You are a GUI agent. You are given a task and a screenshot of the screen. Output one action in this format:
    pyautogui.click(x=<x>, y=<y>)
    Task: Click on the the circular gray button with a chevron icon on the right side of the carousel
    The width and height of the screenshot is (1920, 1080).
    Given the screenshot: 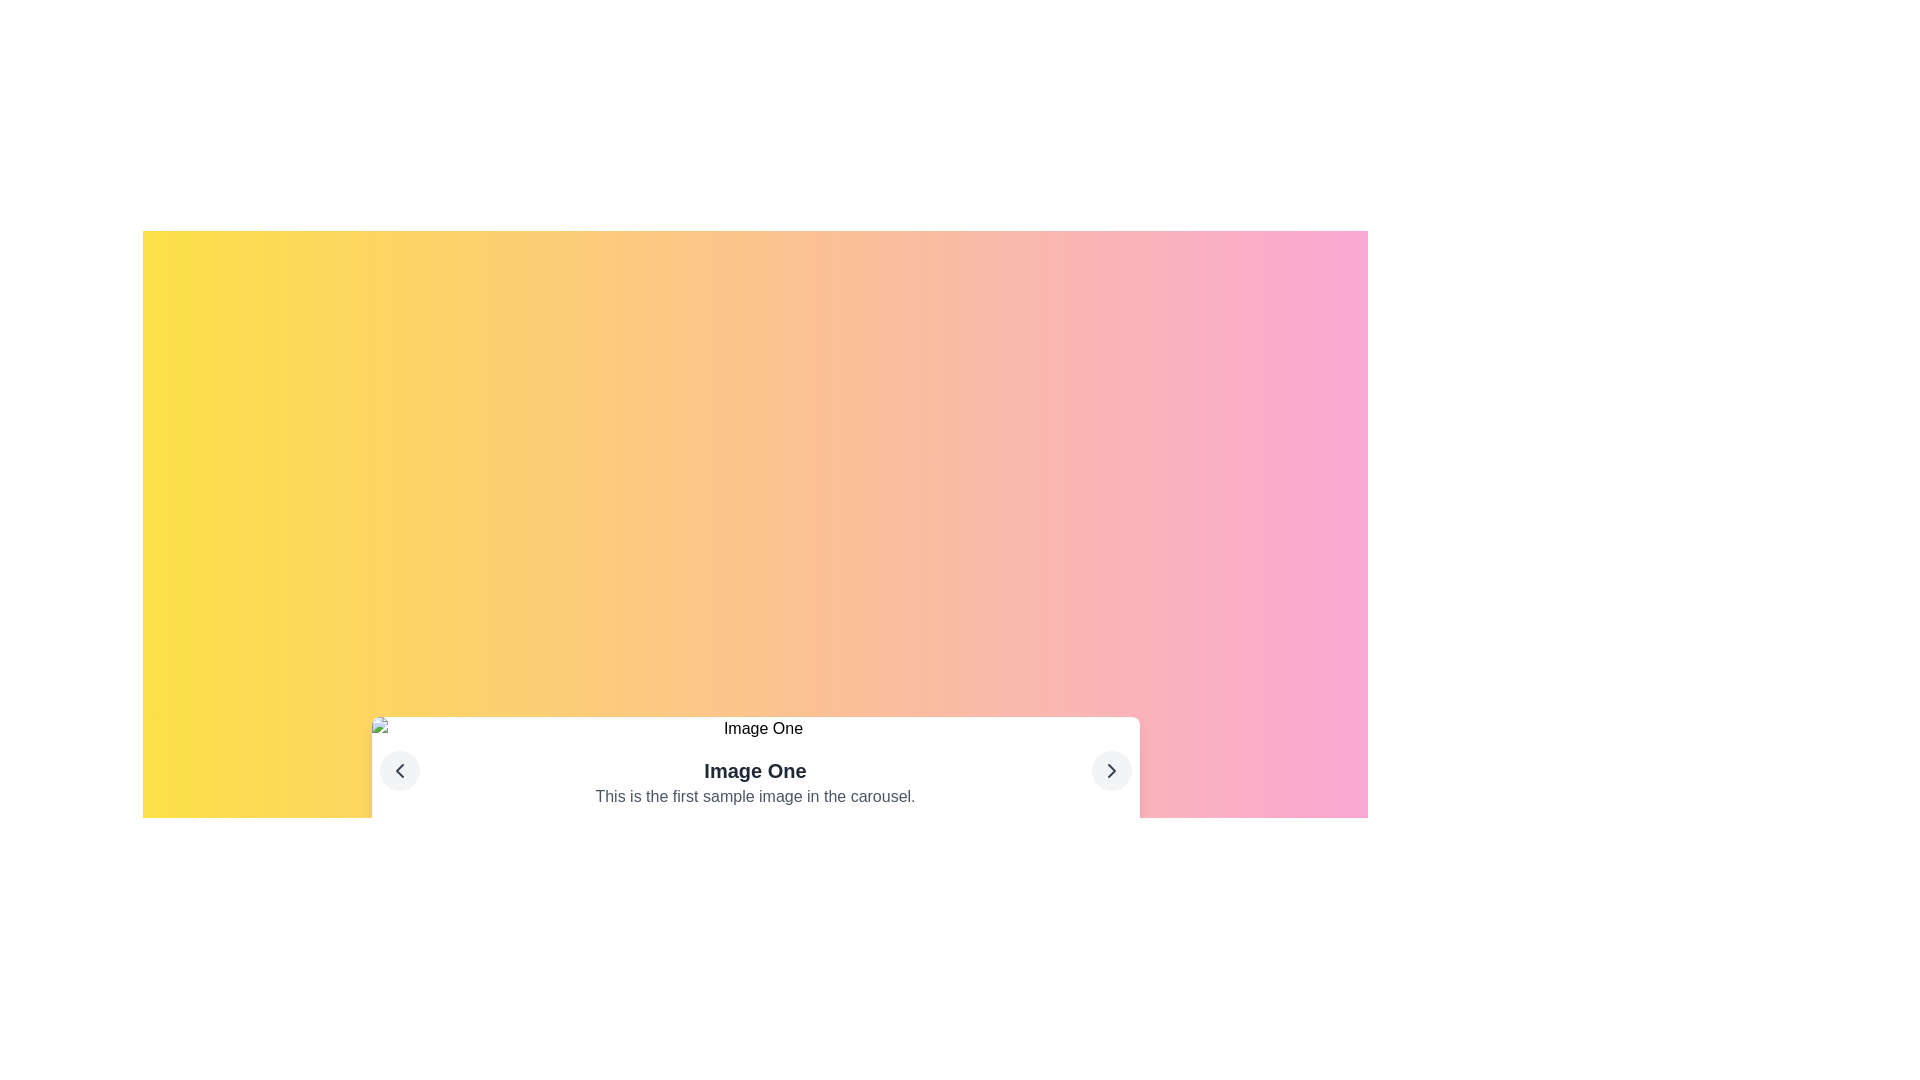 What is the action you would take?
    pyautogui.click(x=1110, y=770)
    